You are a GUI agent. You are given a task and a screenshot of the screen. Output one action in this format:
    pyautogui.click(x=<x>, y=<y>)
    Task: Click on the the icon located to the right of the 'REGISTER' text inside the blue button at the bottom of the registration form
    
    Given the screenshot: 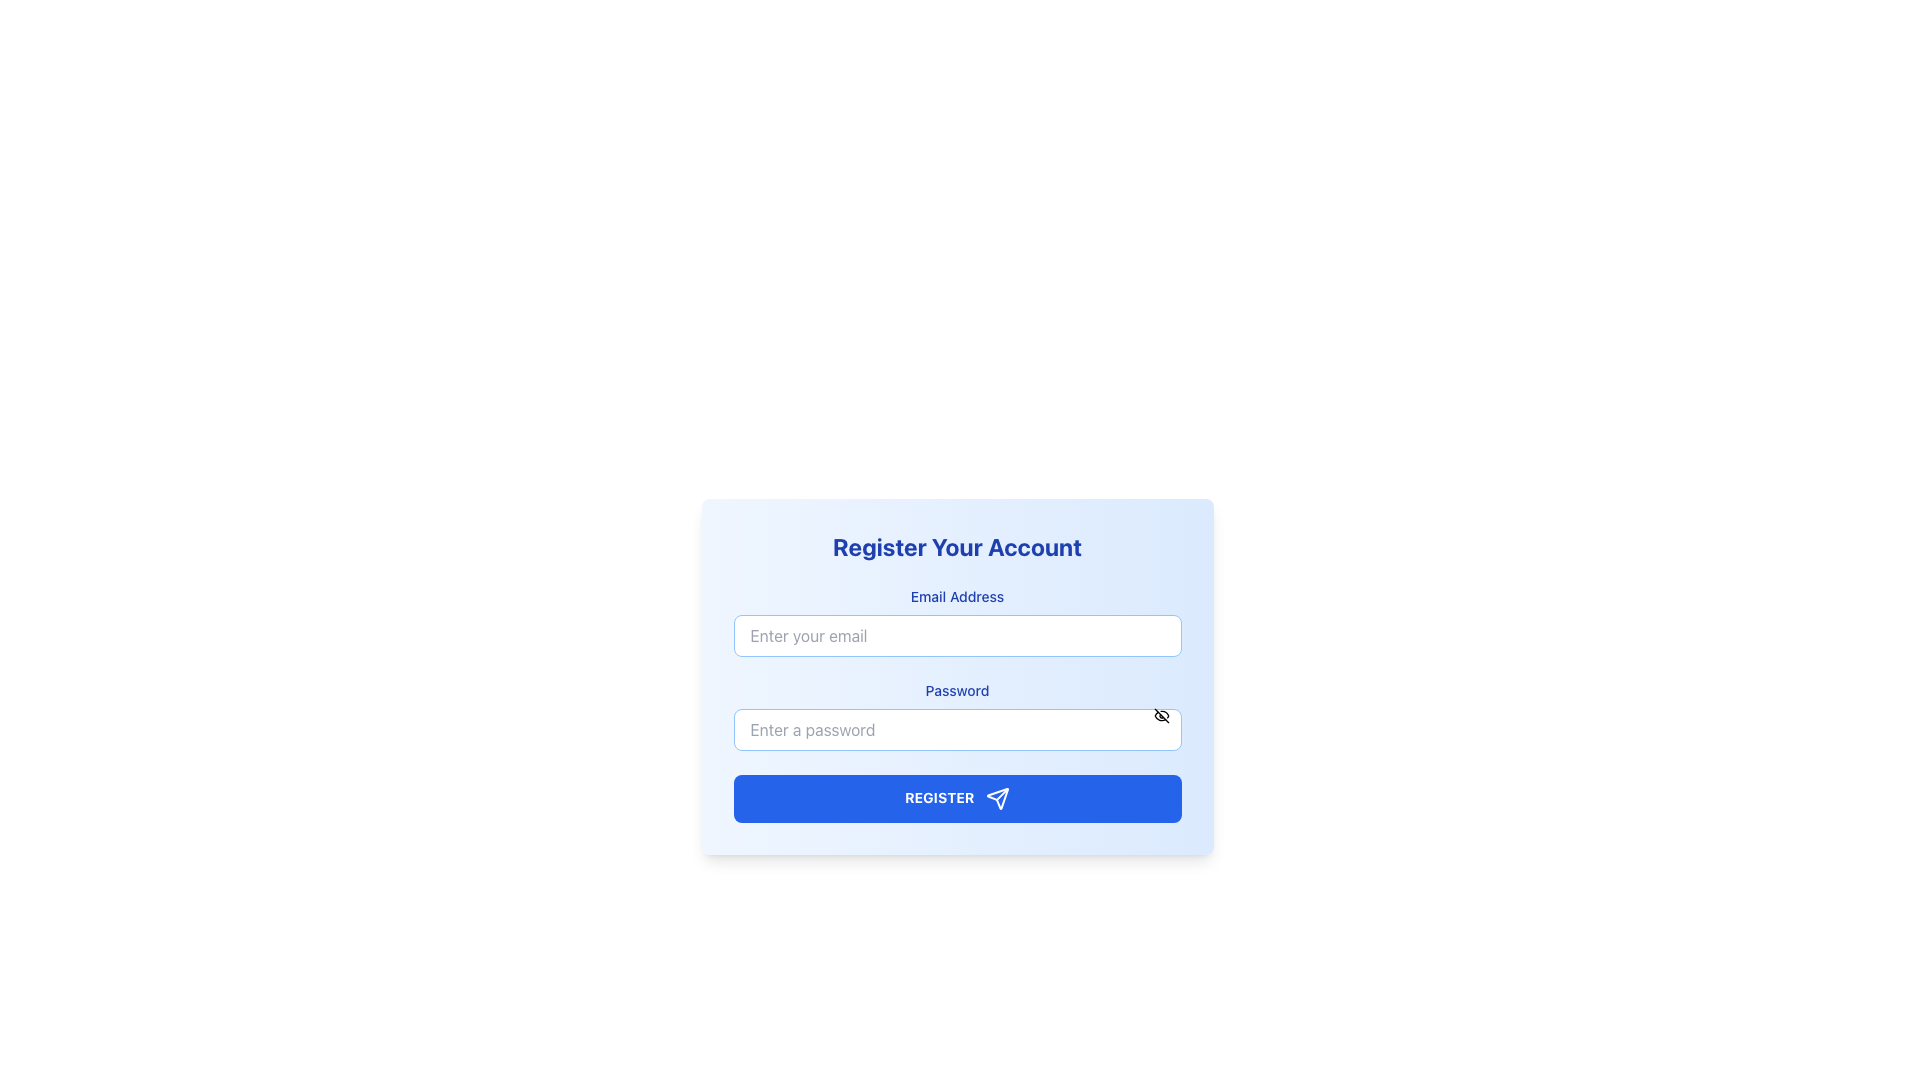 What is the action you would take?
    pyautogui.click(x=998, y=797)
    